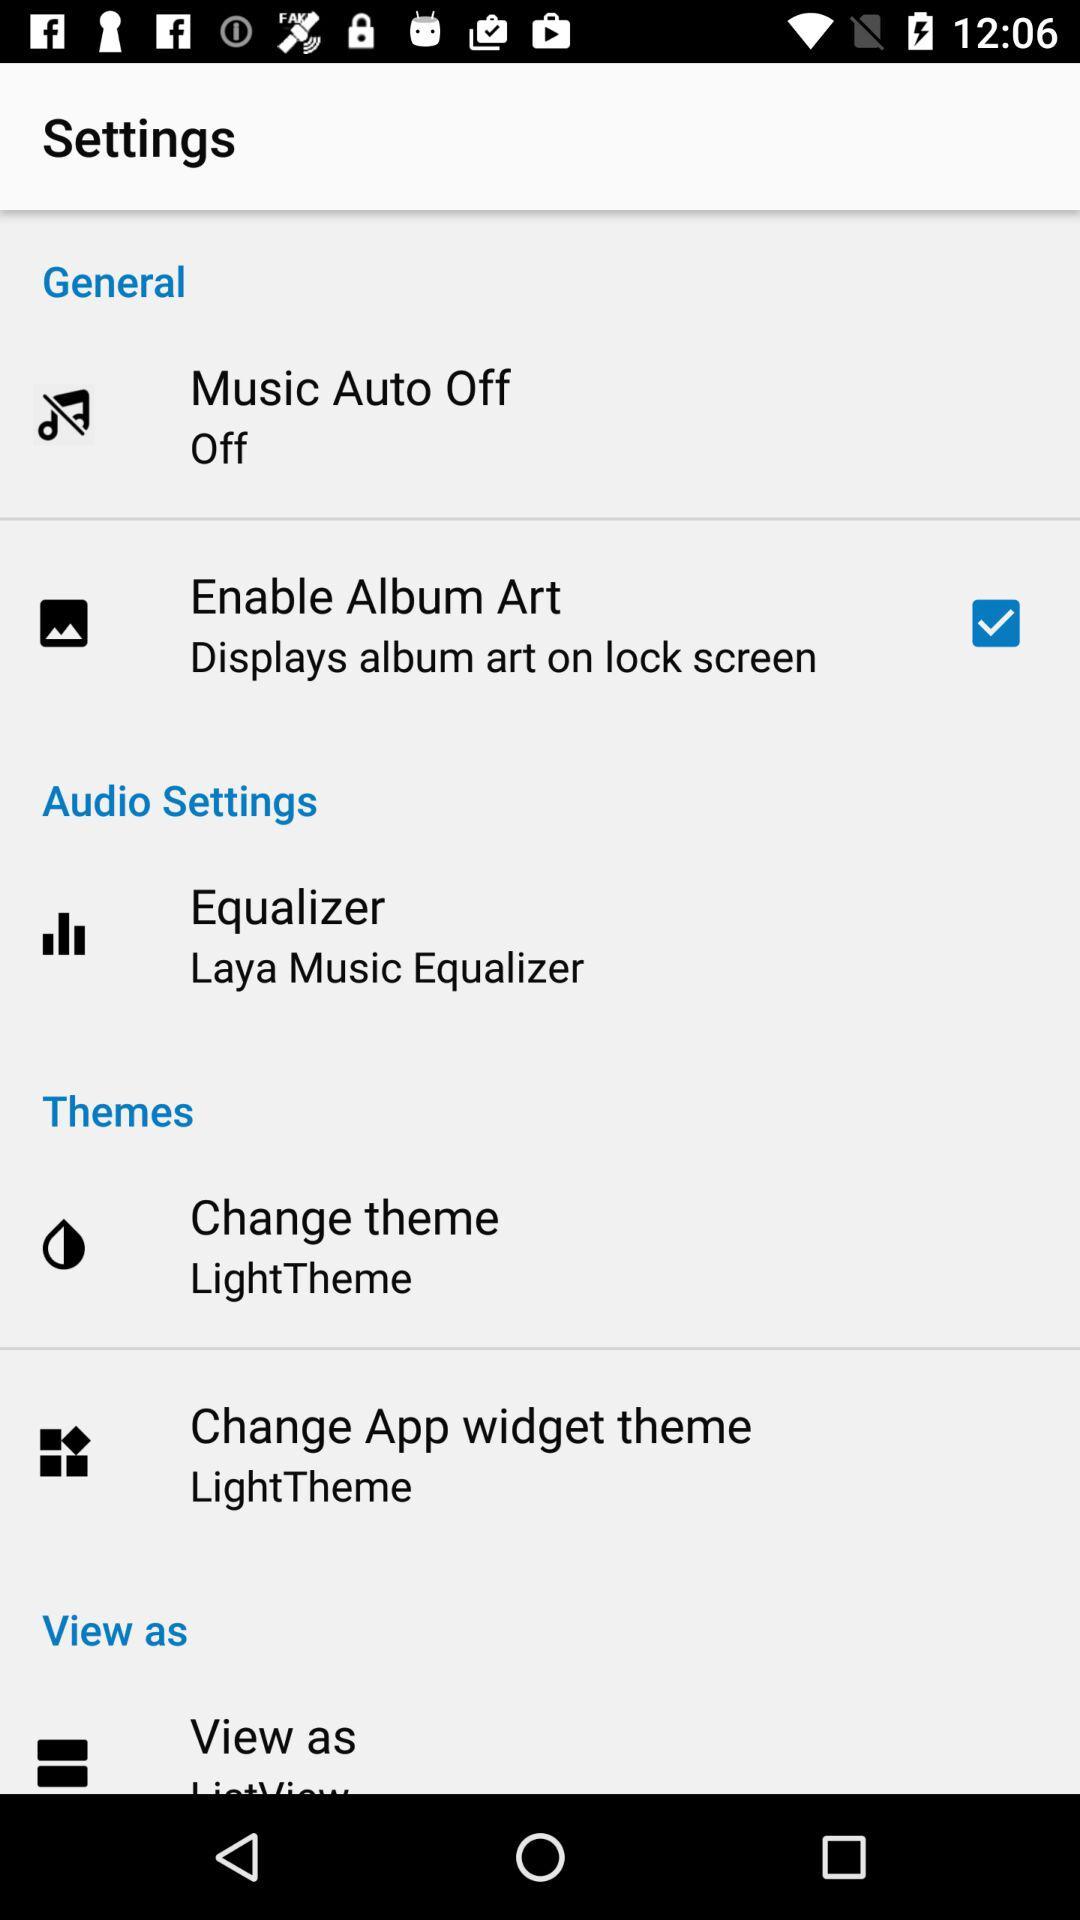 The height and width of the screenshot is (1920, 1080). What do you see at coordinates (995, 622) in the screenshot?
I see `the item at the top right corner` at bounding box center [995, 622].